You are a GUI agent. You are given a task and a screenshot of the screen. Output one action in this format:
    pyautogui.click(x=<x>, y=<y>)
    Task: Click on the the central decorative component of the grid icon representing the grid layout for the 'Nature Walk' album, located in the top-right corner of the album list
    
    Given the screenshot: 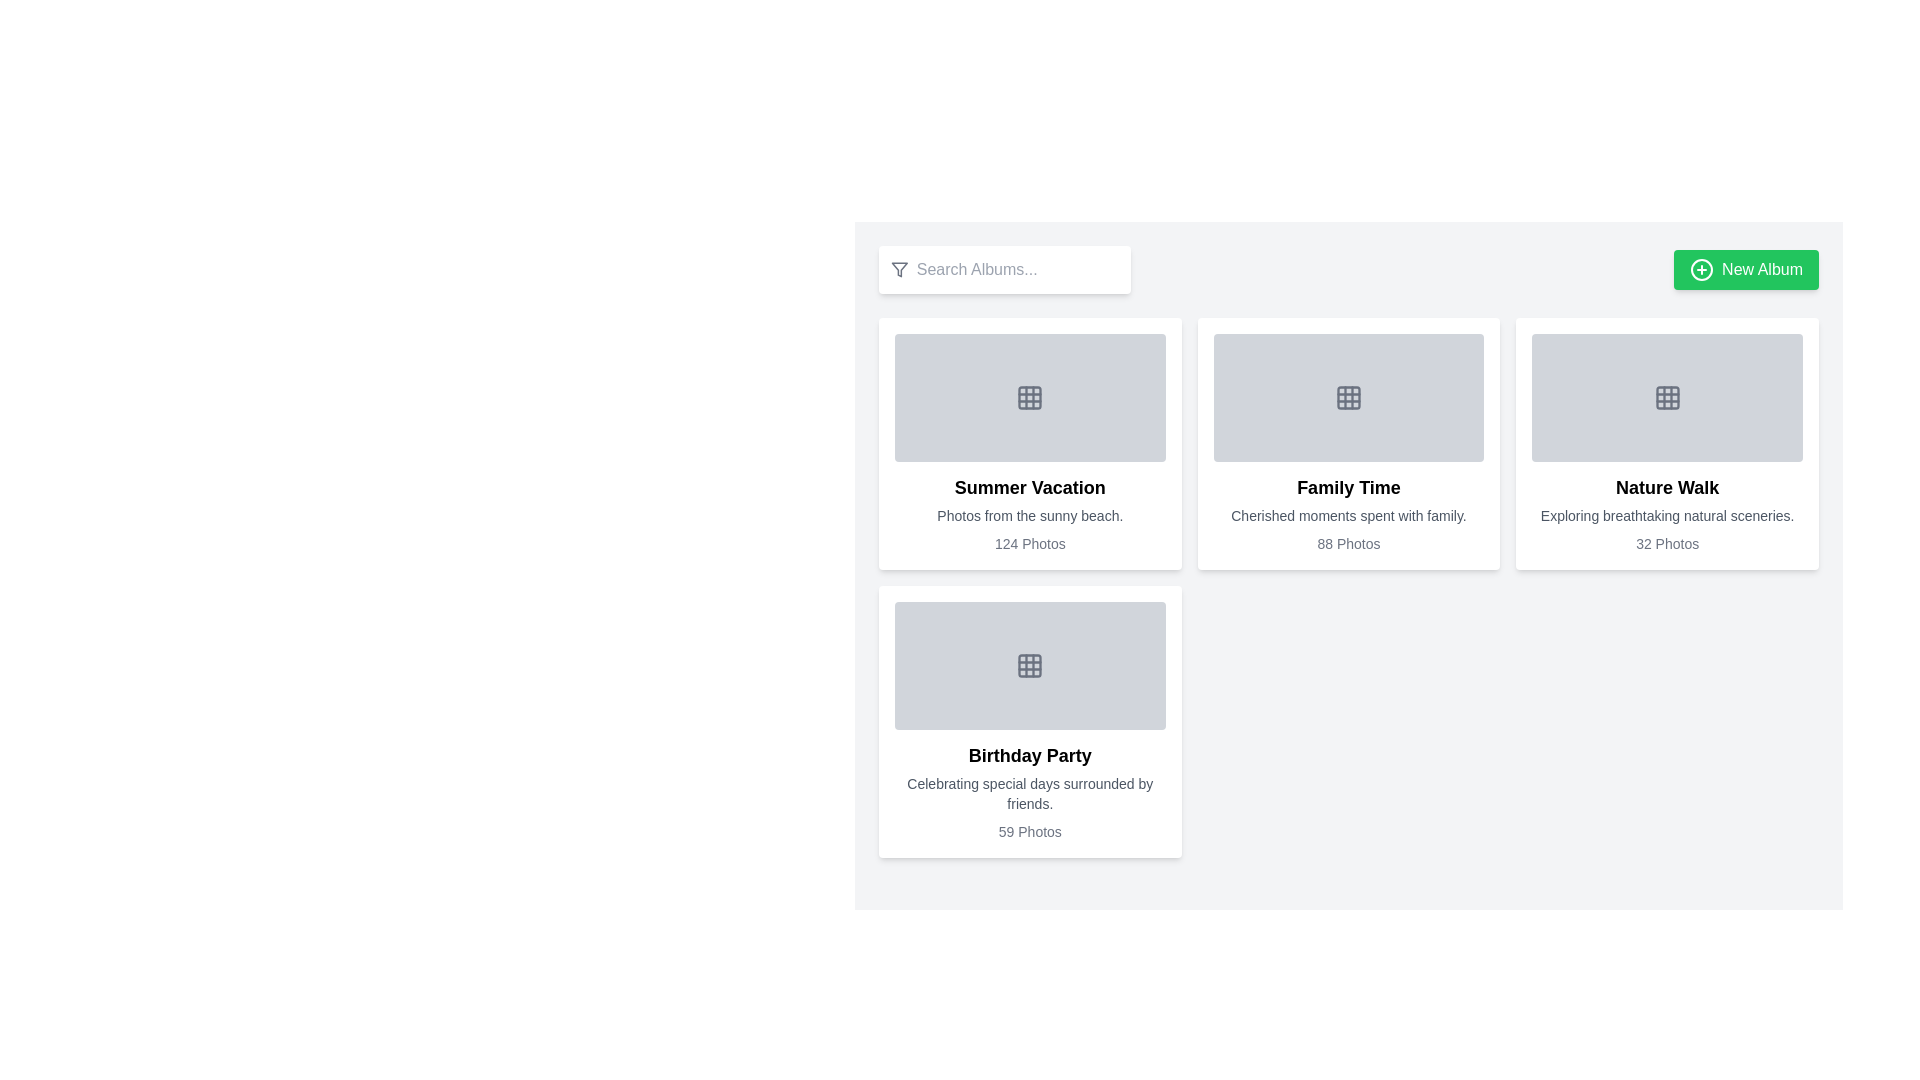 What is the action you would take?
    pyautogui.click(x=1667, y=397)
    